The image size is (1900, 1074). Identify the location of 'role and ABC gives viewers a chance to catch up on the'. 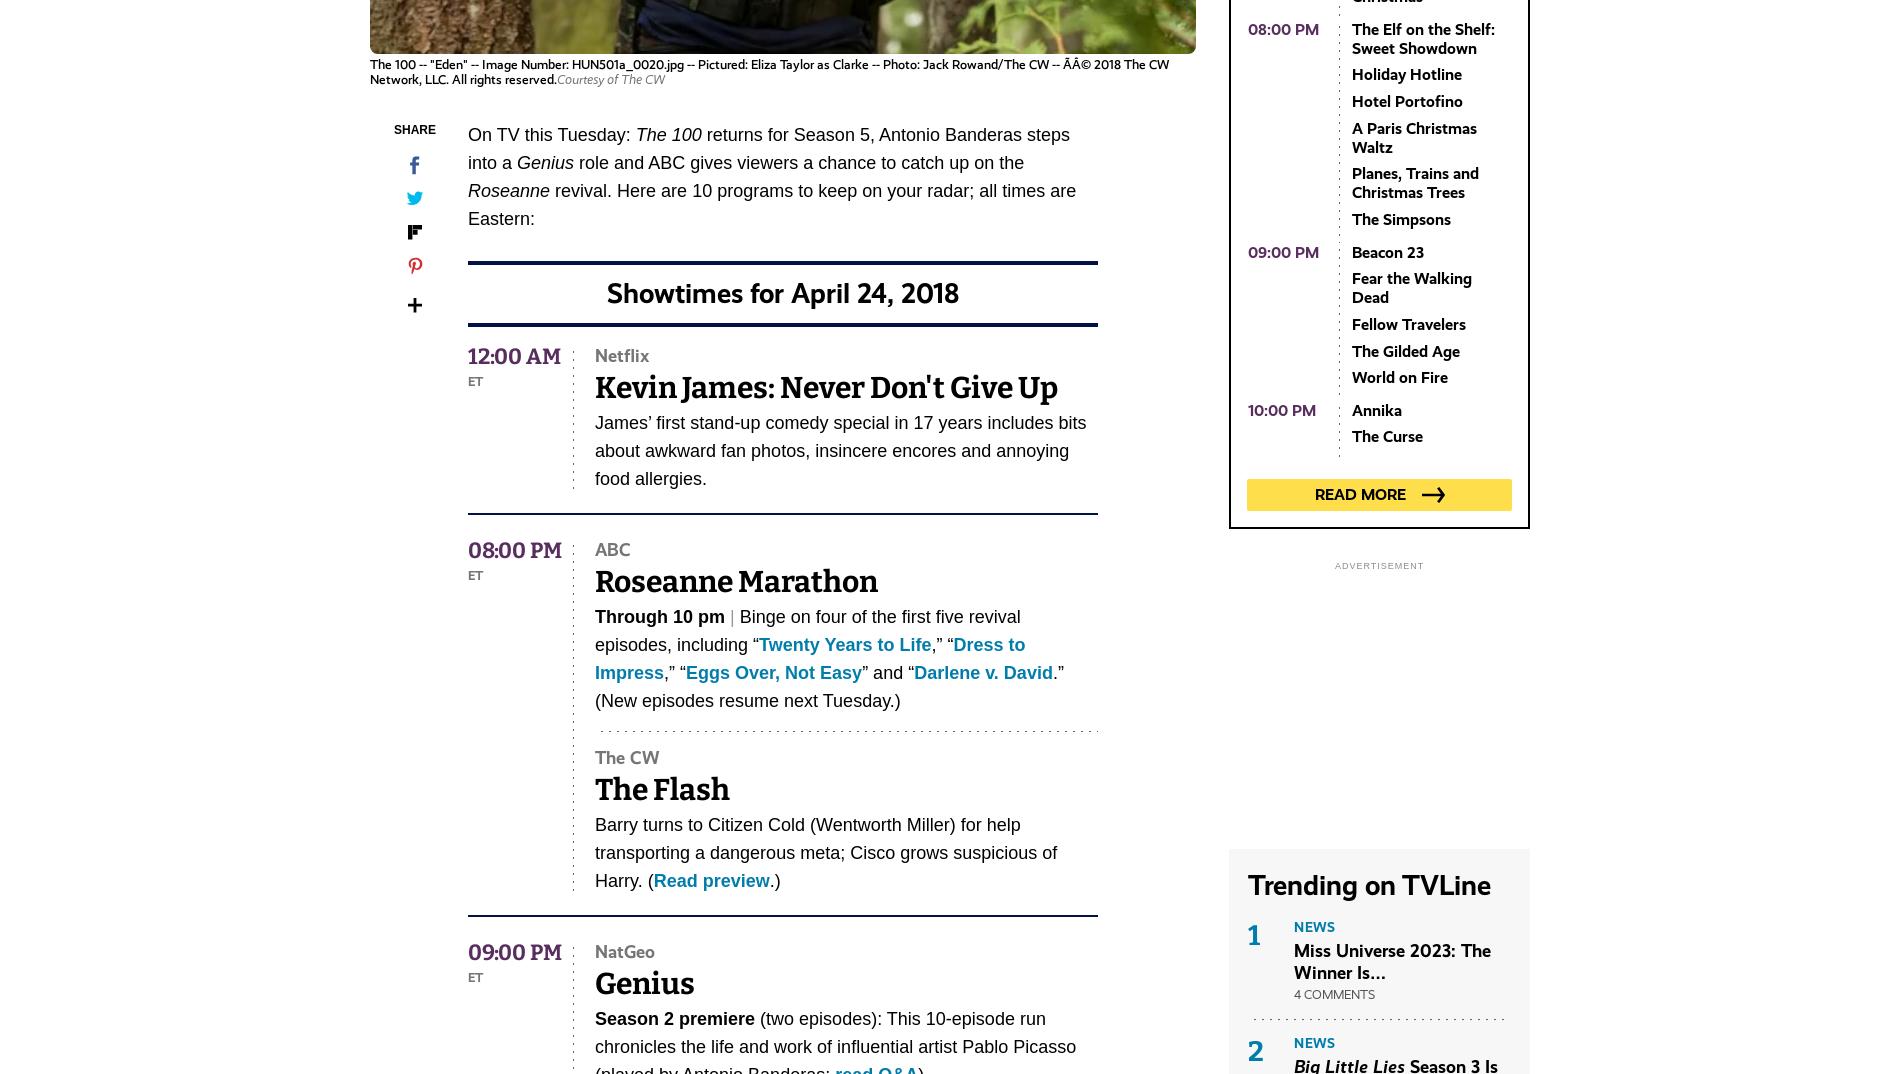
(797, 163).